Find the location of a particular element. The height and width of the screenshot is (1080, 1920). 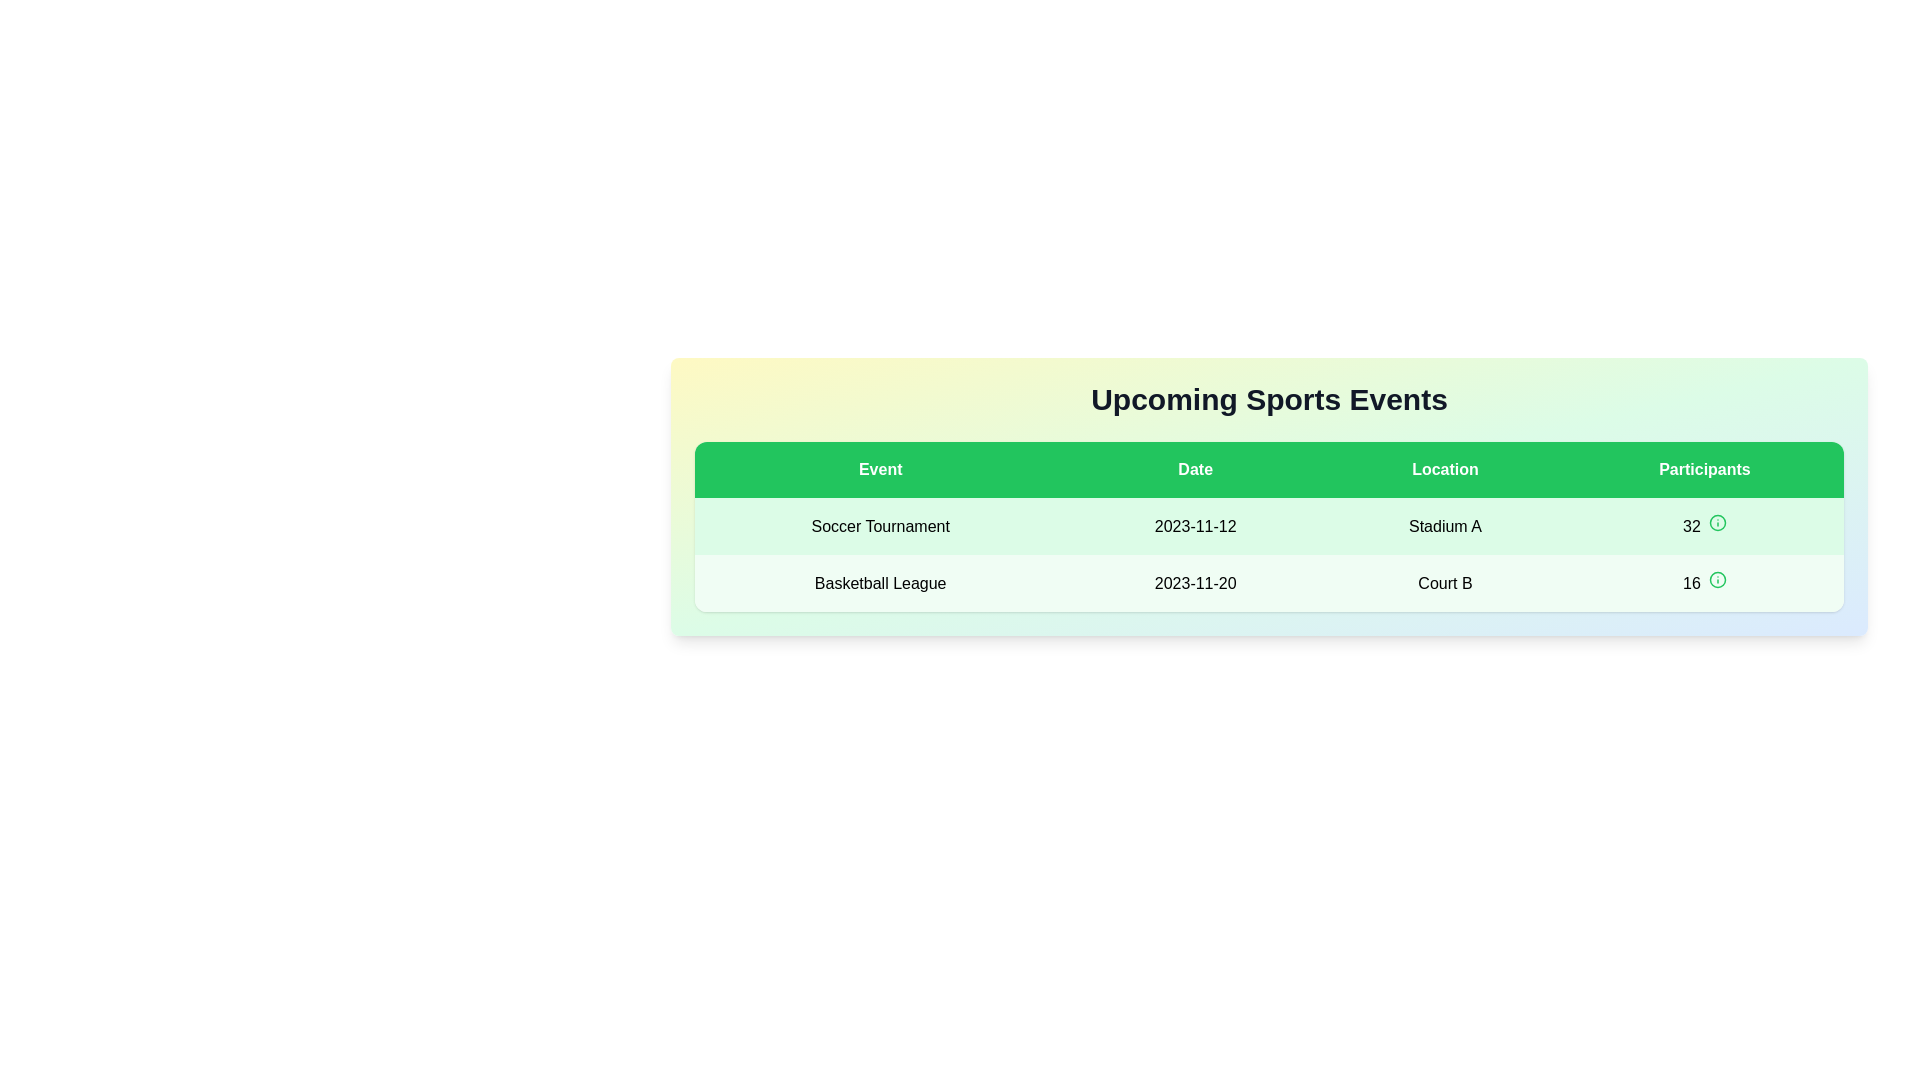

the primary SVG circle icon representing the participant count in the second row of the 'Participants' column, located to the right of the number 16 is located at coordinates (1716, 579).